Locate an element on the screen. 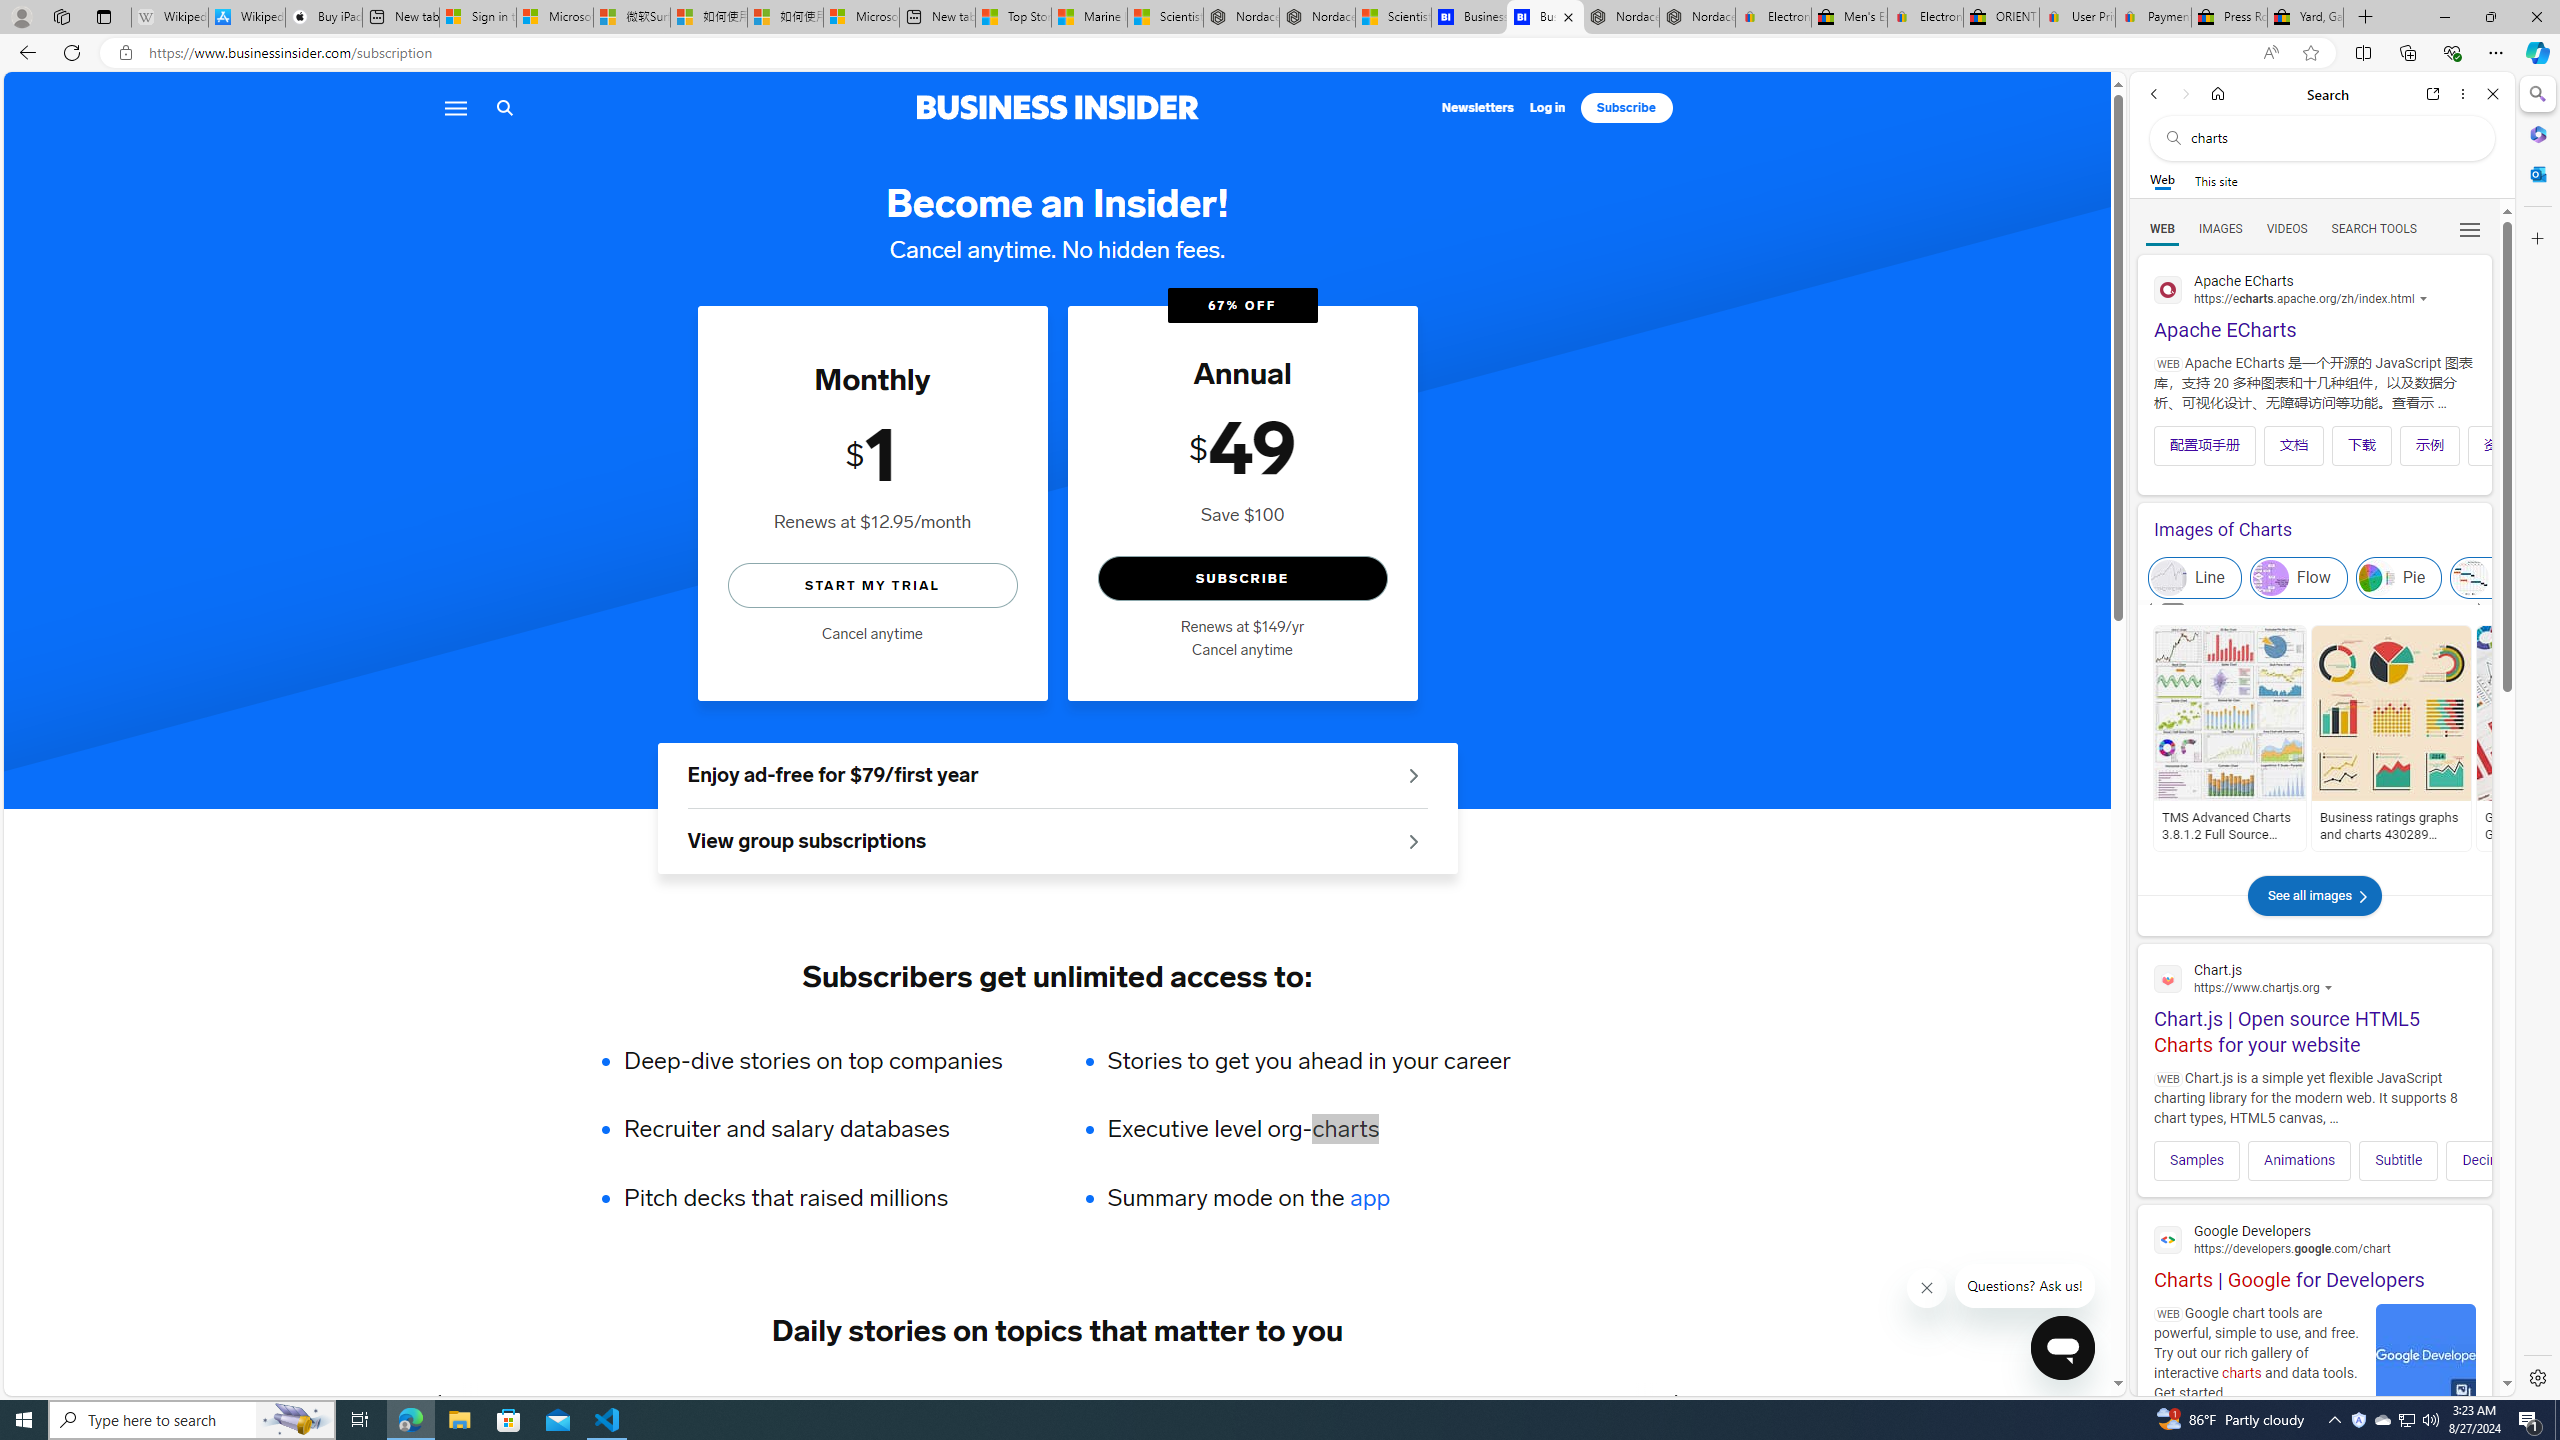 This screenshot has width=2560, height=1440. 'Microsoft account | Account Checkup' is located at coordinates (860, 16).